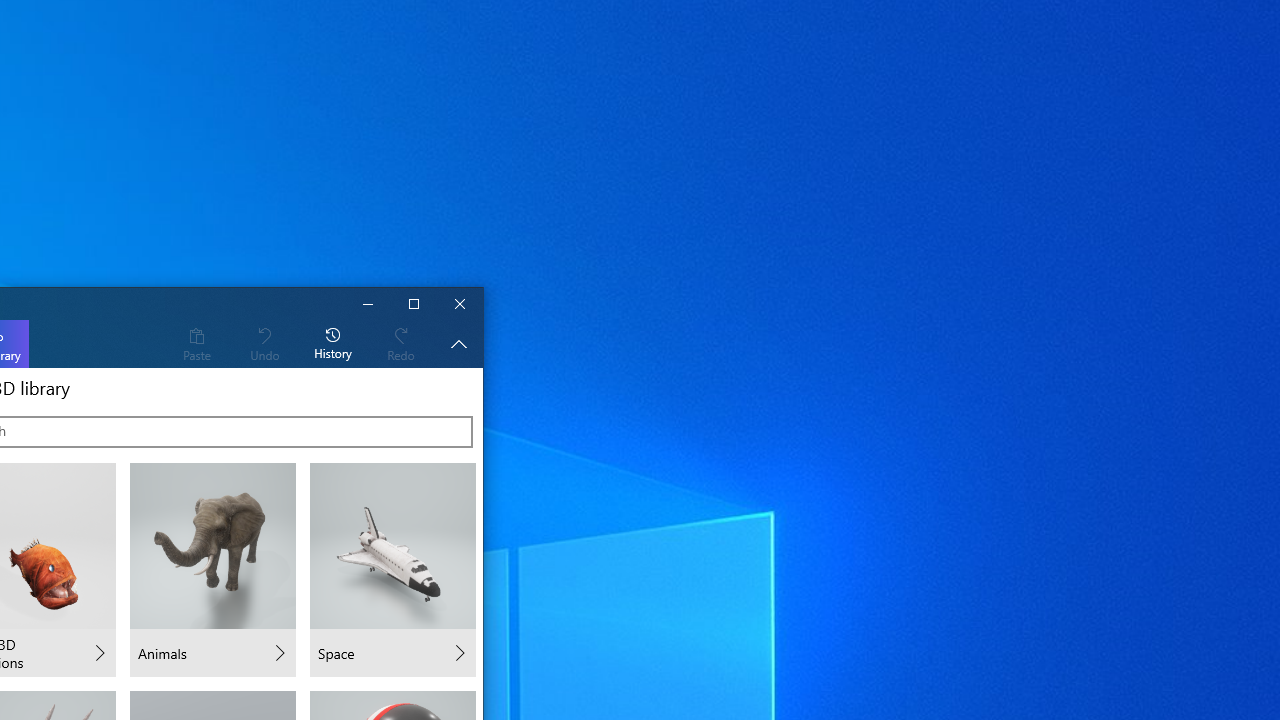  I want to click on 'Space', so click(392, 570).